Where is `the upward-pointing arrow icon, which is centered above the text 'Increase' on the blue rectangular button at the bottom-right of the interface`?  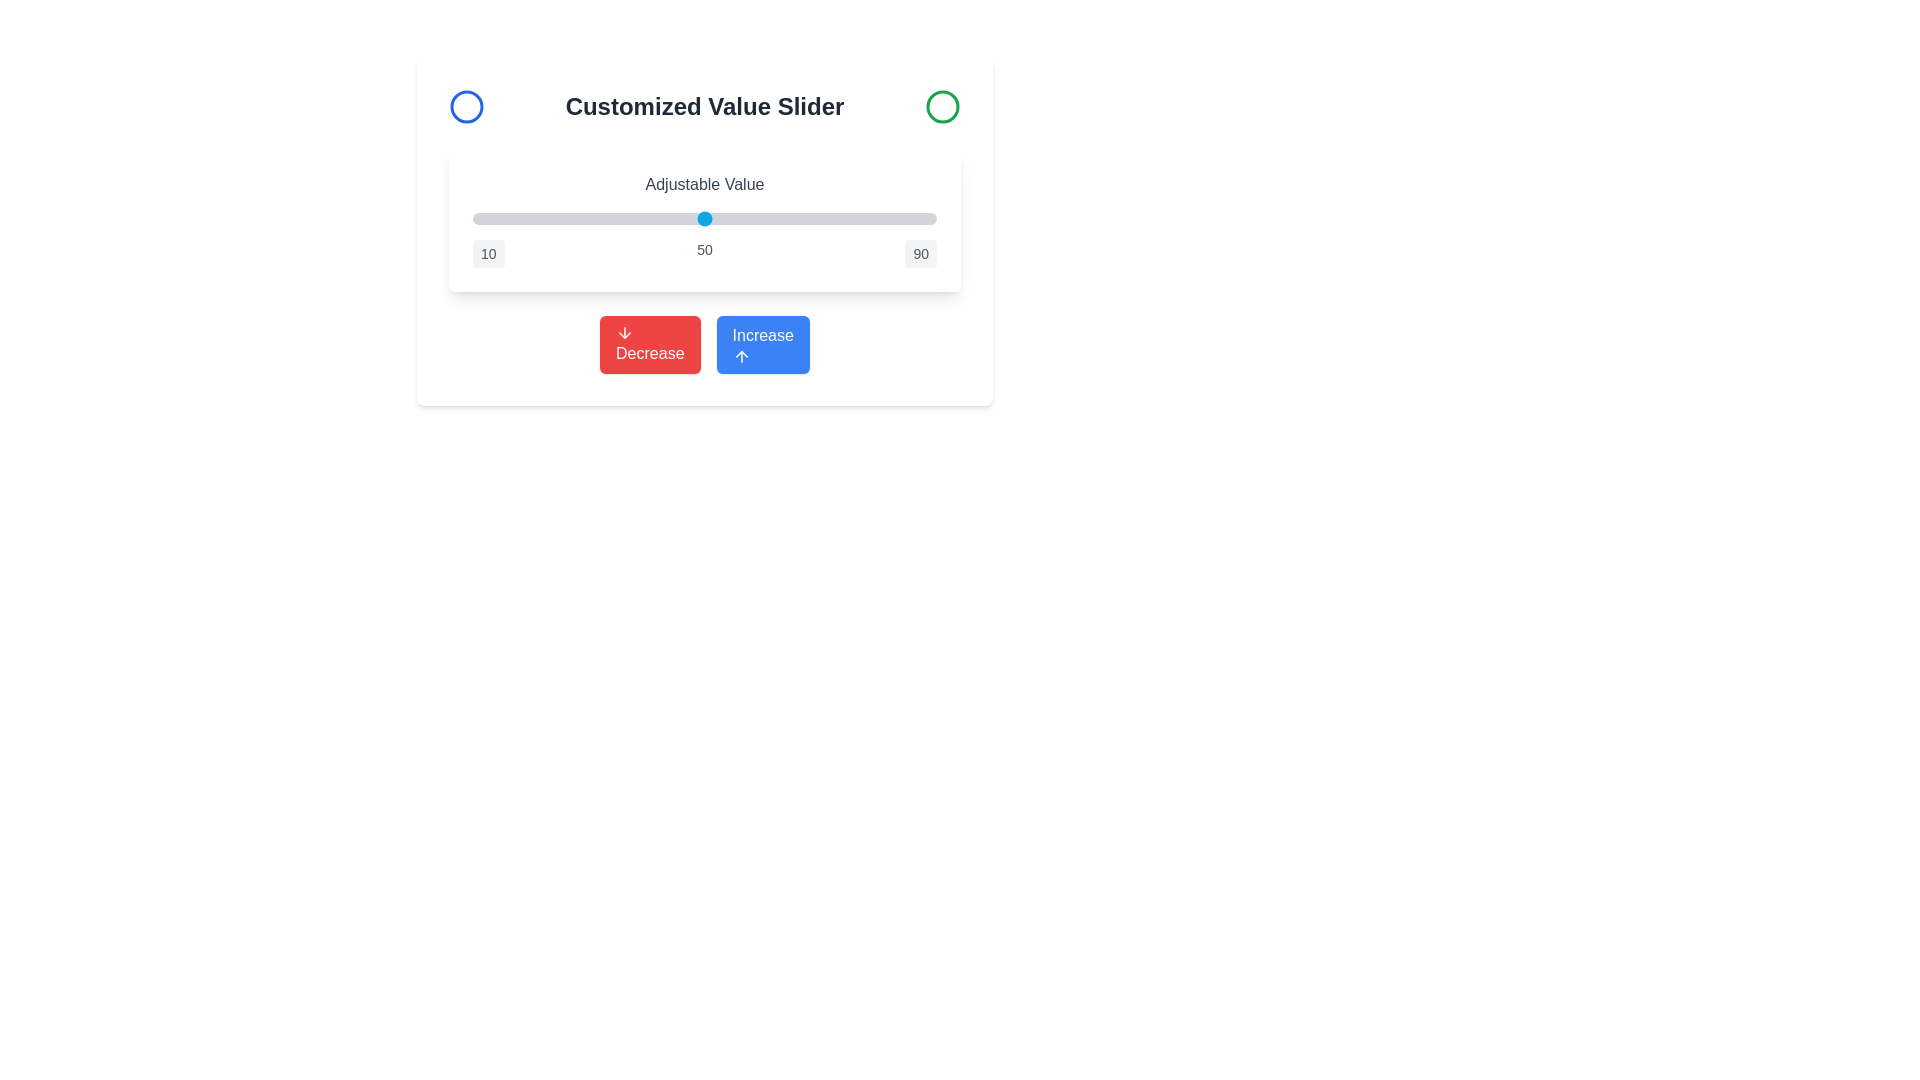
the upward-pointing arrow icon, which is centered above the text 'Increase' on the blue rectangular button at the bottom-right of the interface is located at coordinates (740, 356).